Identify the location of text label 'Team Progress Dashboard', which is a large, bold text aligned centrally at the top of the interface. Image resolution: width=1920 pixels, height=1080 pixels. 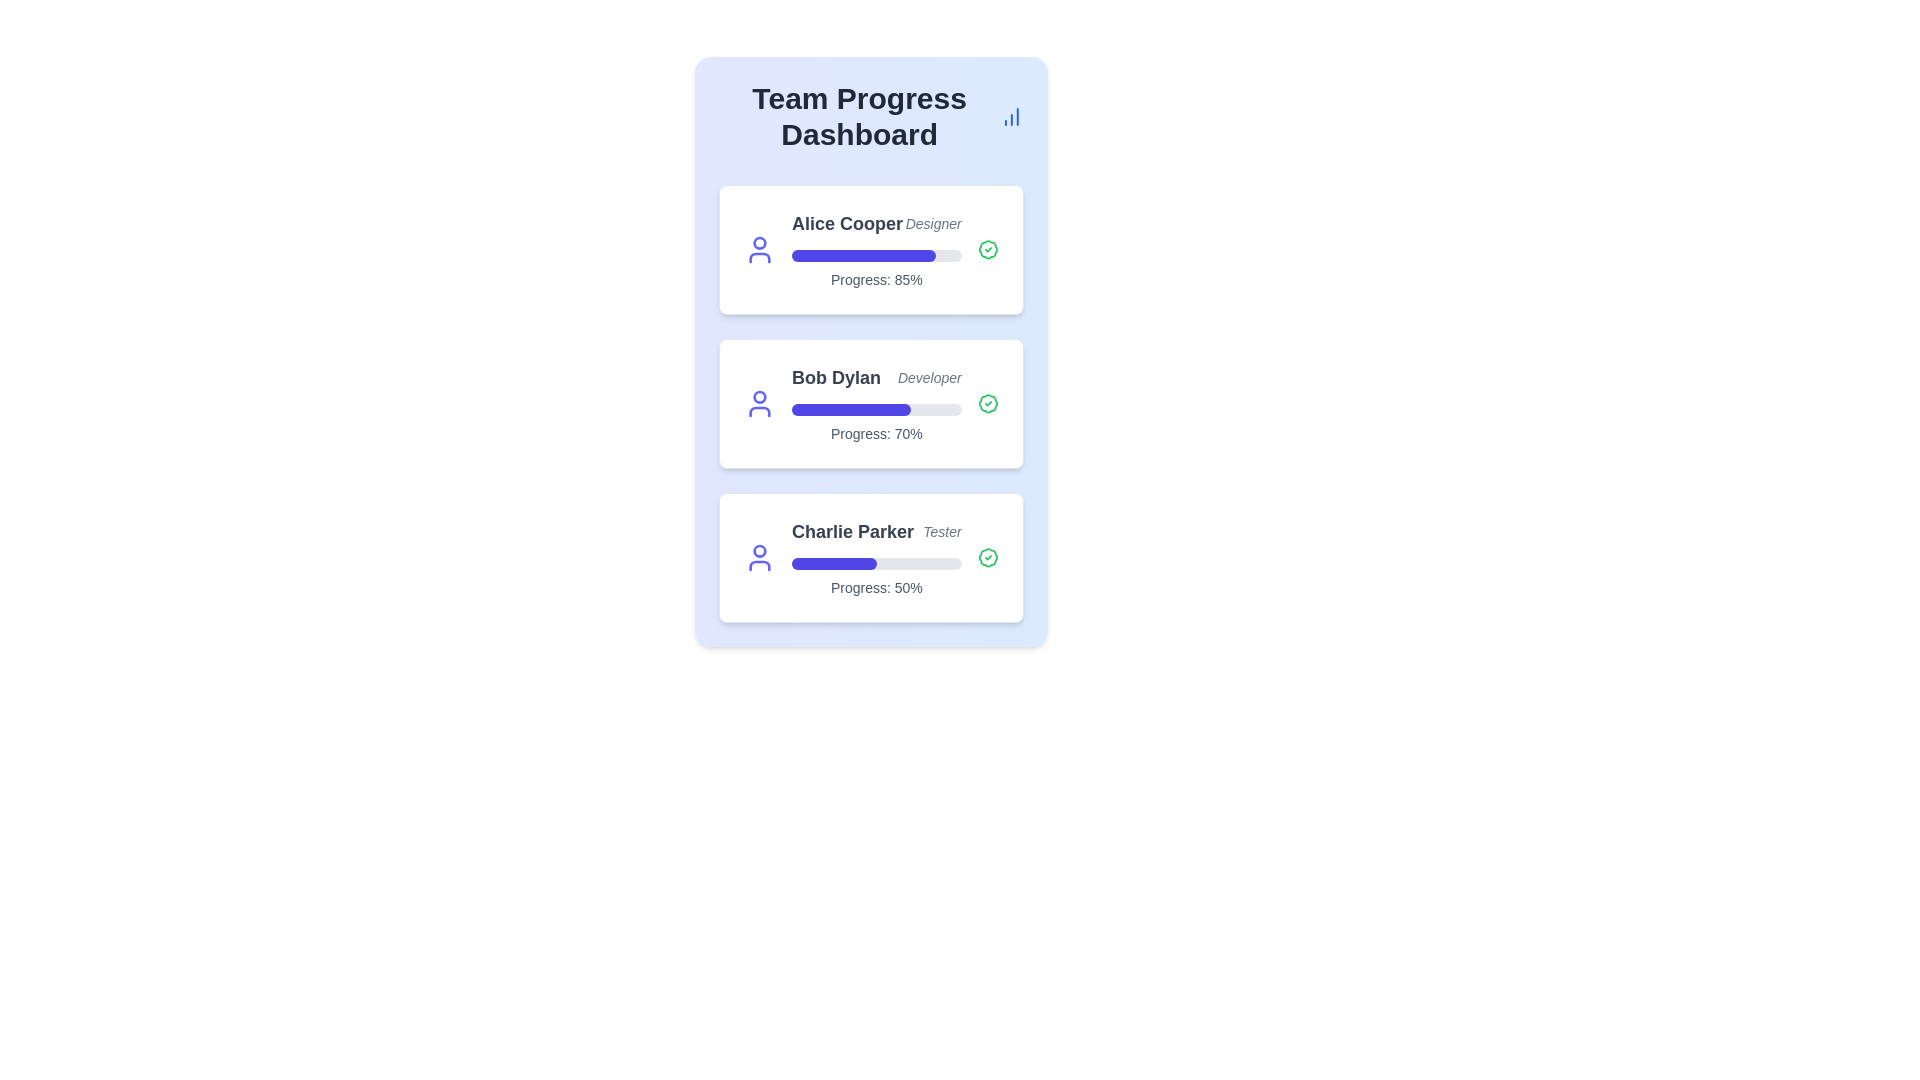
(859, 116).